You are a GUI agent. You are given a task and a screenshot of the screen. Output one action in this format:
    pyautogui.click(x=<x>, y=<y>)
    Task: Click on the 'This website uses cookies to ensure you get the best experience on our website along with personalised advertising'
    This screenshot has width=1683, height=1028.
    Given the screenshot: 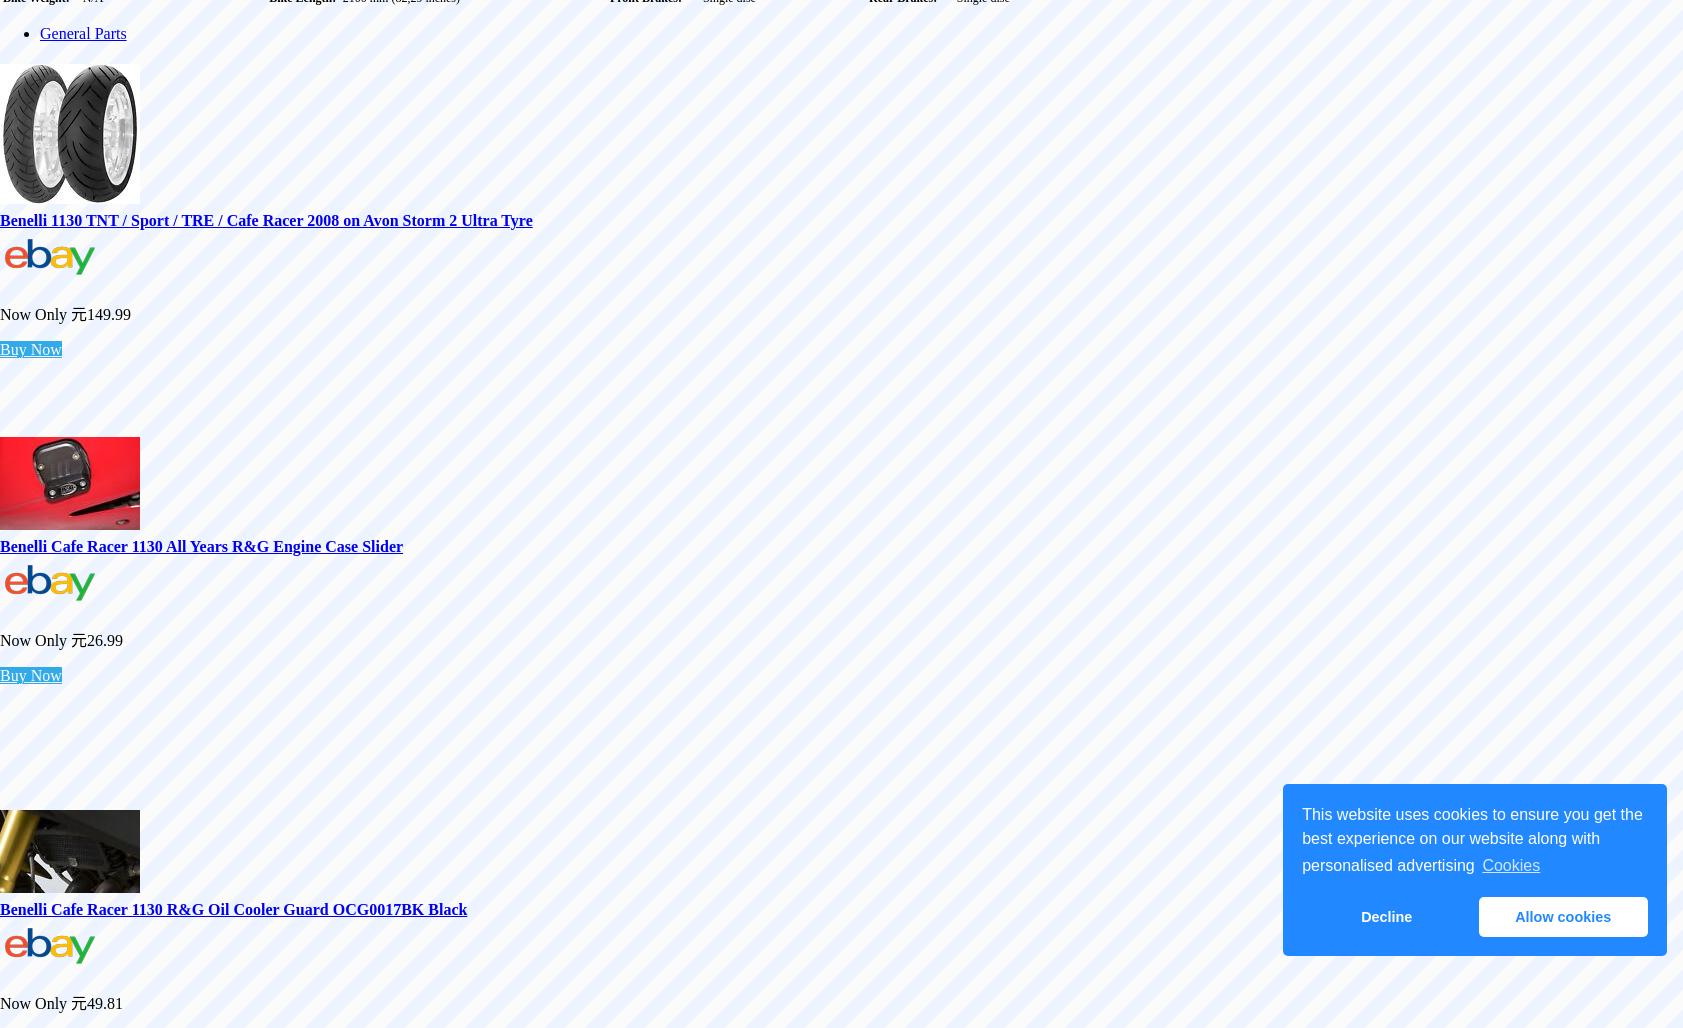 What is the action you would take?
    pyautogui.click(x=1471, y=838)
    